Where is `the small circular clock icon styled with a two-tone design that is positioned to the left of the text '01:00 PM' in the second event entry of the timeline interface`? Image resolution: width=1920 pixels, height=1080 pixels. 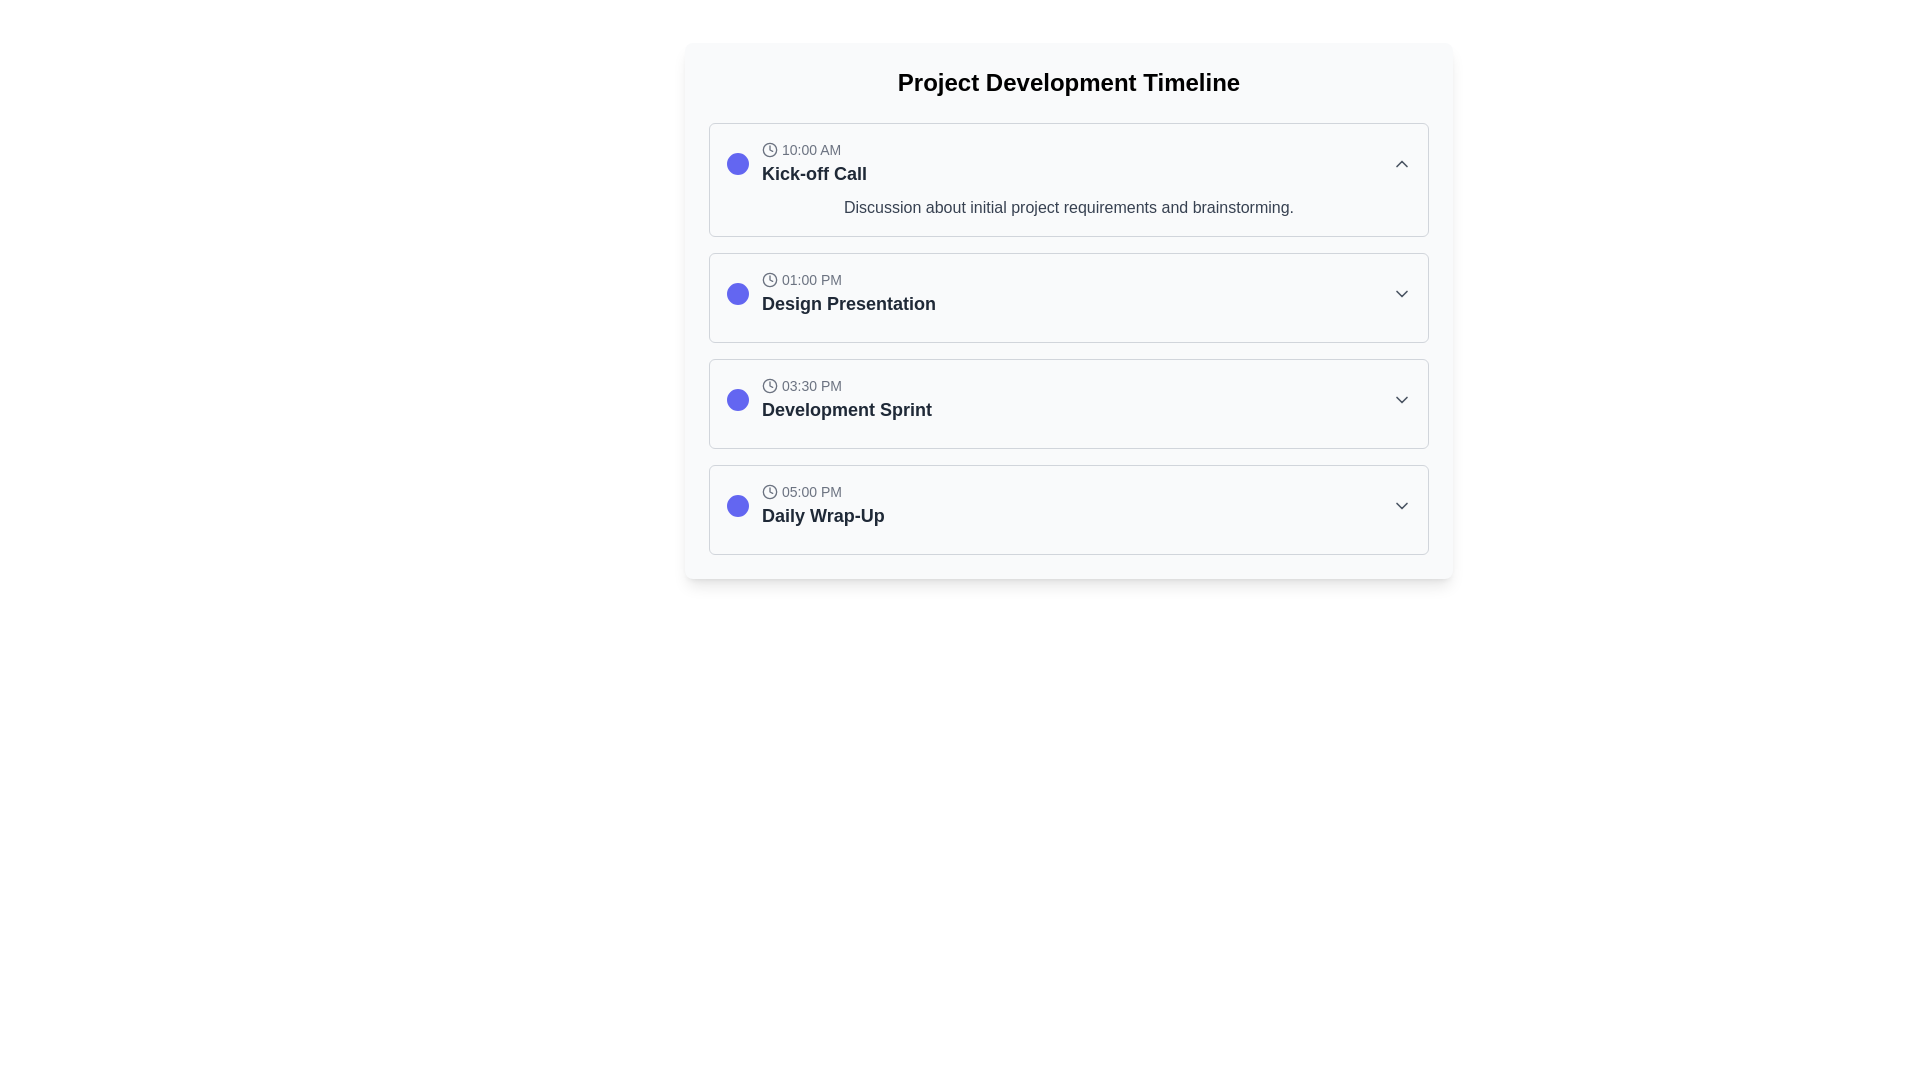
the small circular clock icon styled with a two-tone design that is positioned to the left of the text '01:00 PM' in the second event entry of the timeline interface is located at coordinates (768, 280).